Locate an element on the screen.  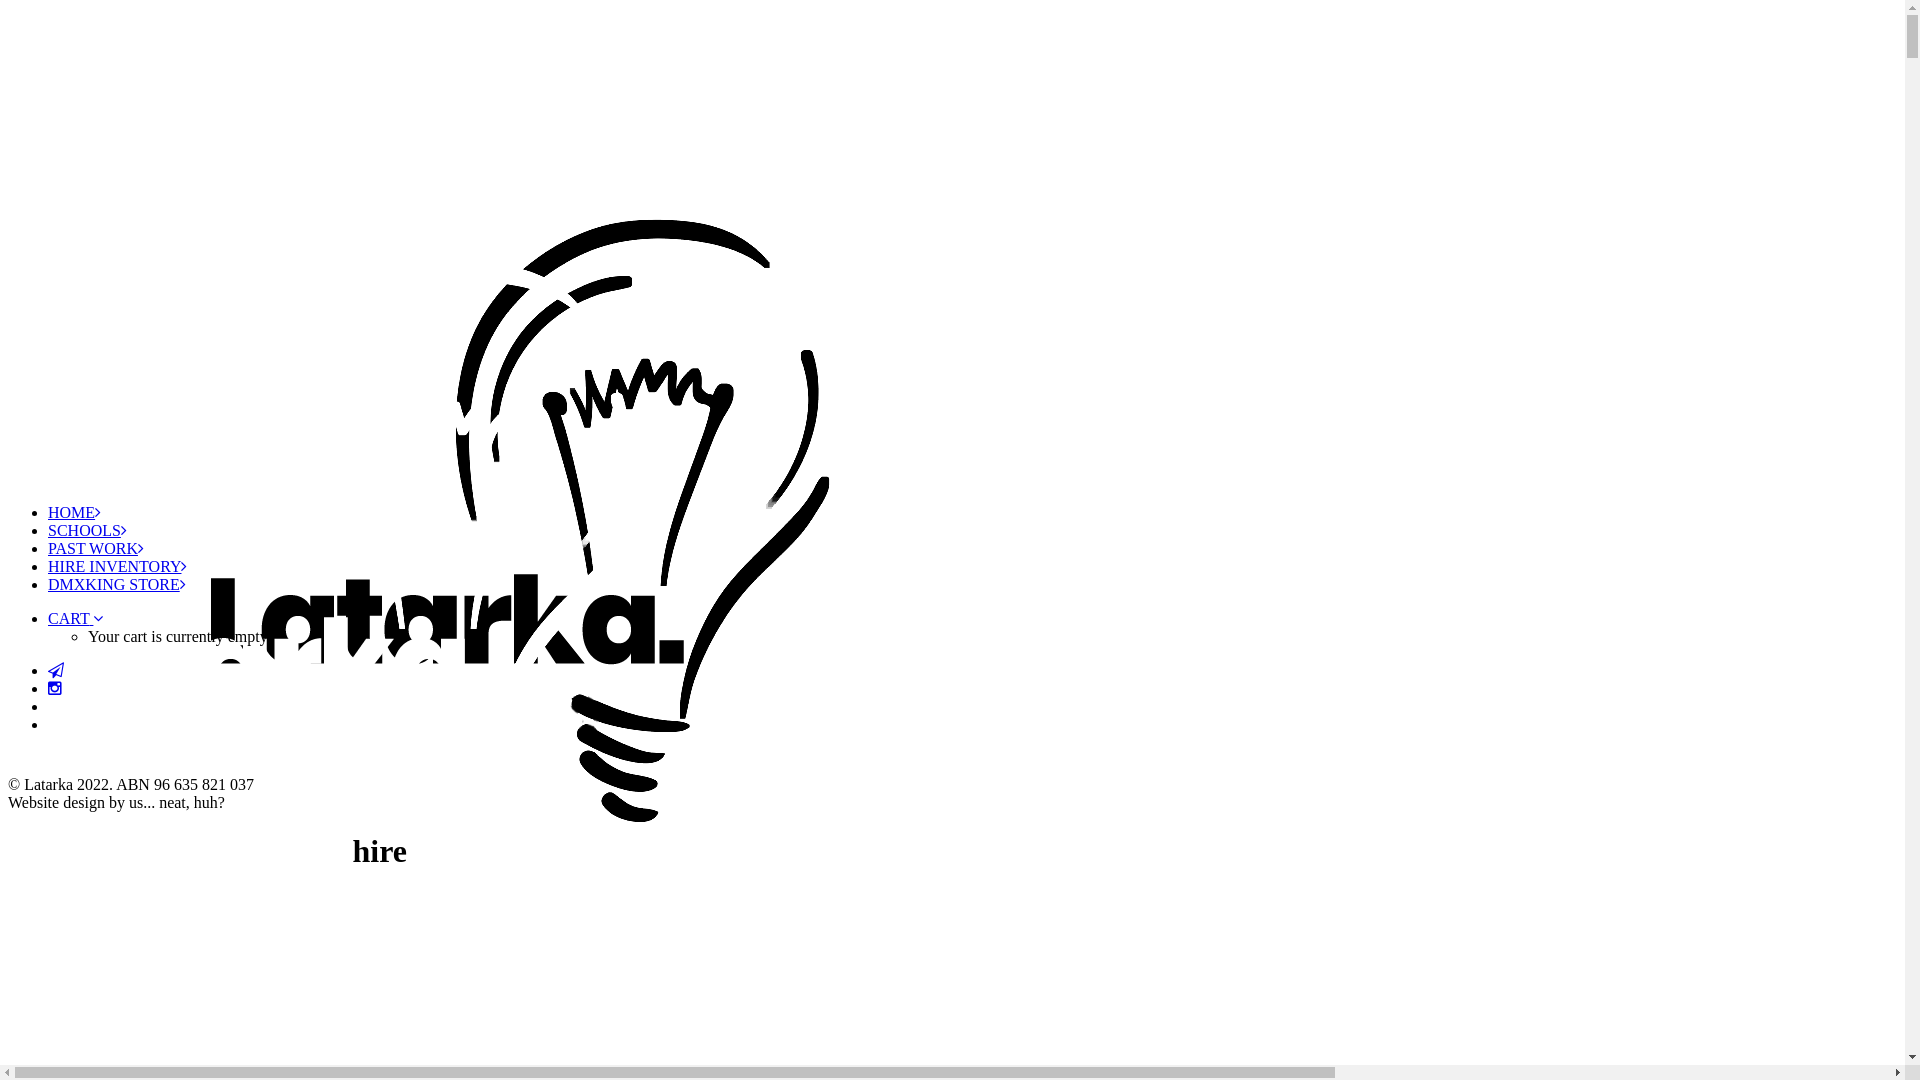
'SCHOOLS' is located at coordinates (86, 529).